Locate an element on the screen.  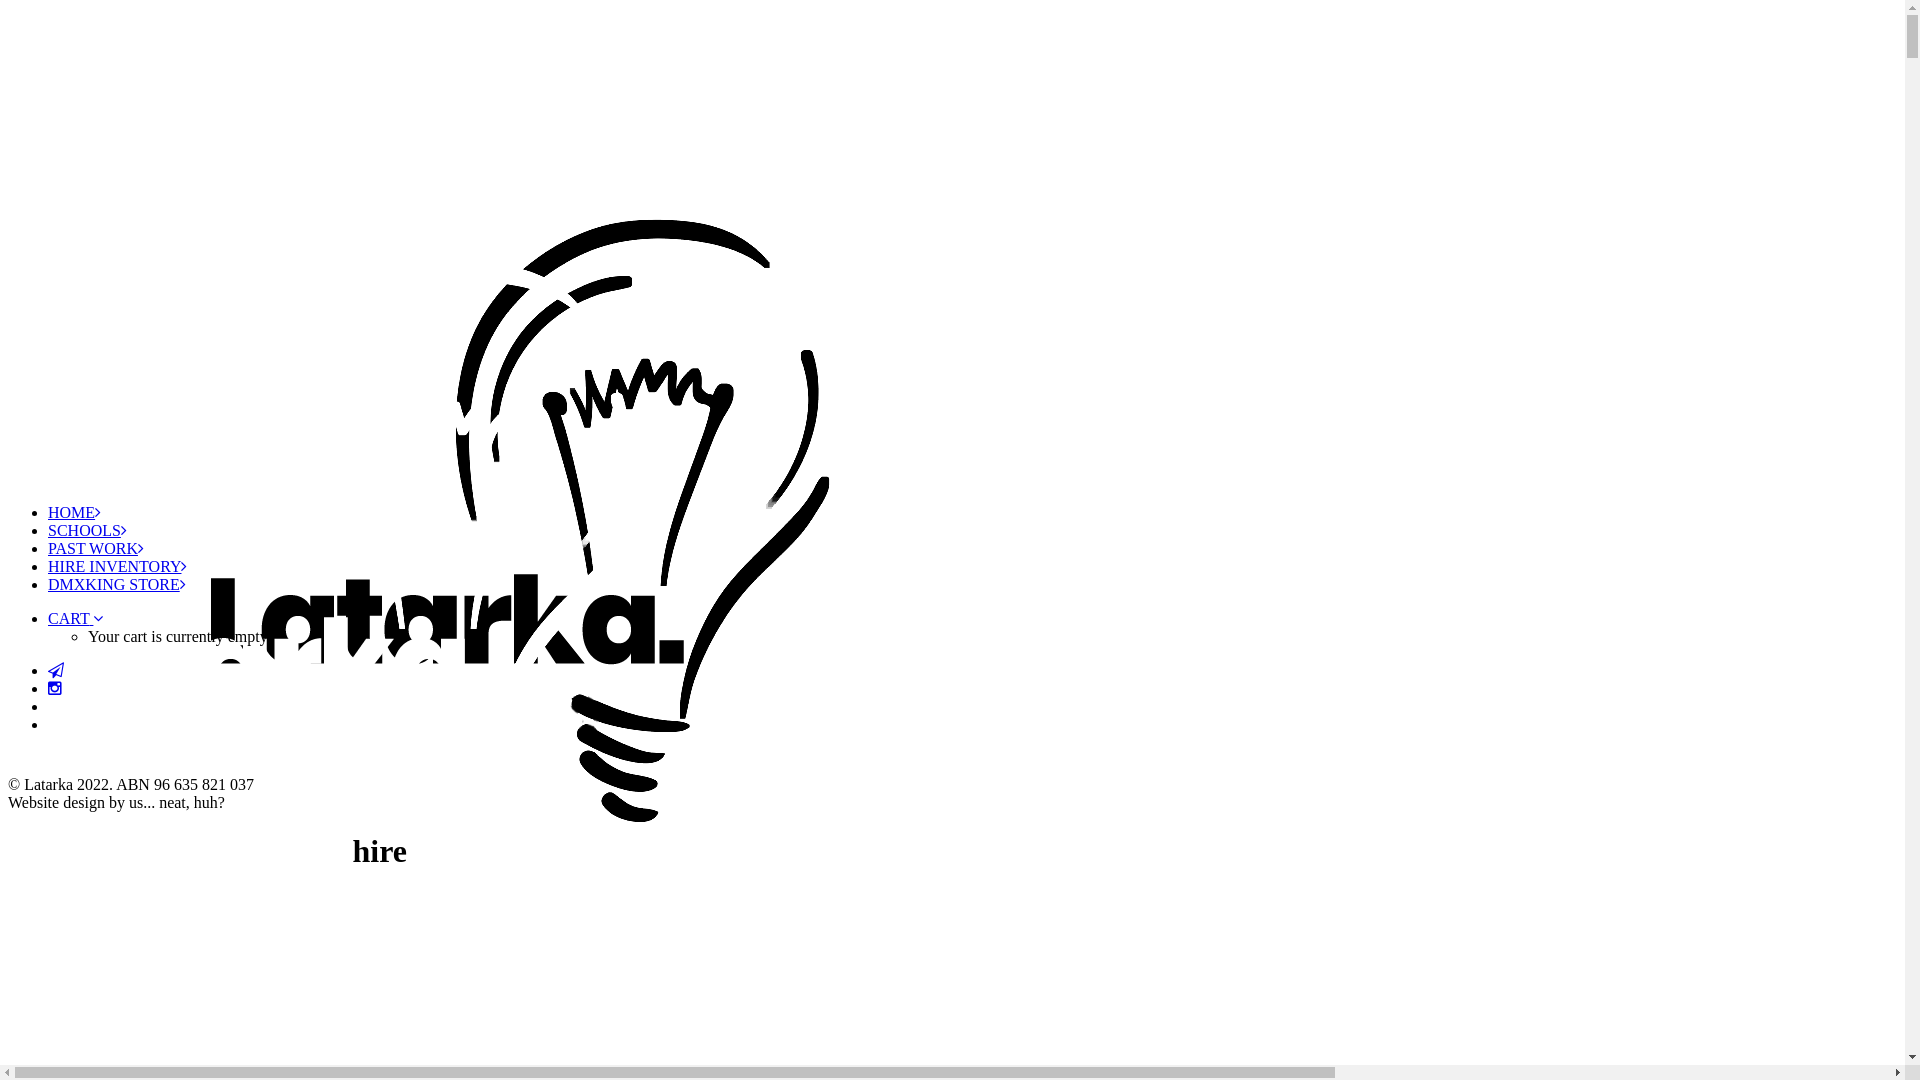
'SCHOOLS' is located at coordinates (86, 529).